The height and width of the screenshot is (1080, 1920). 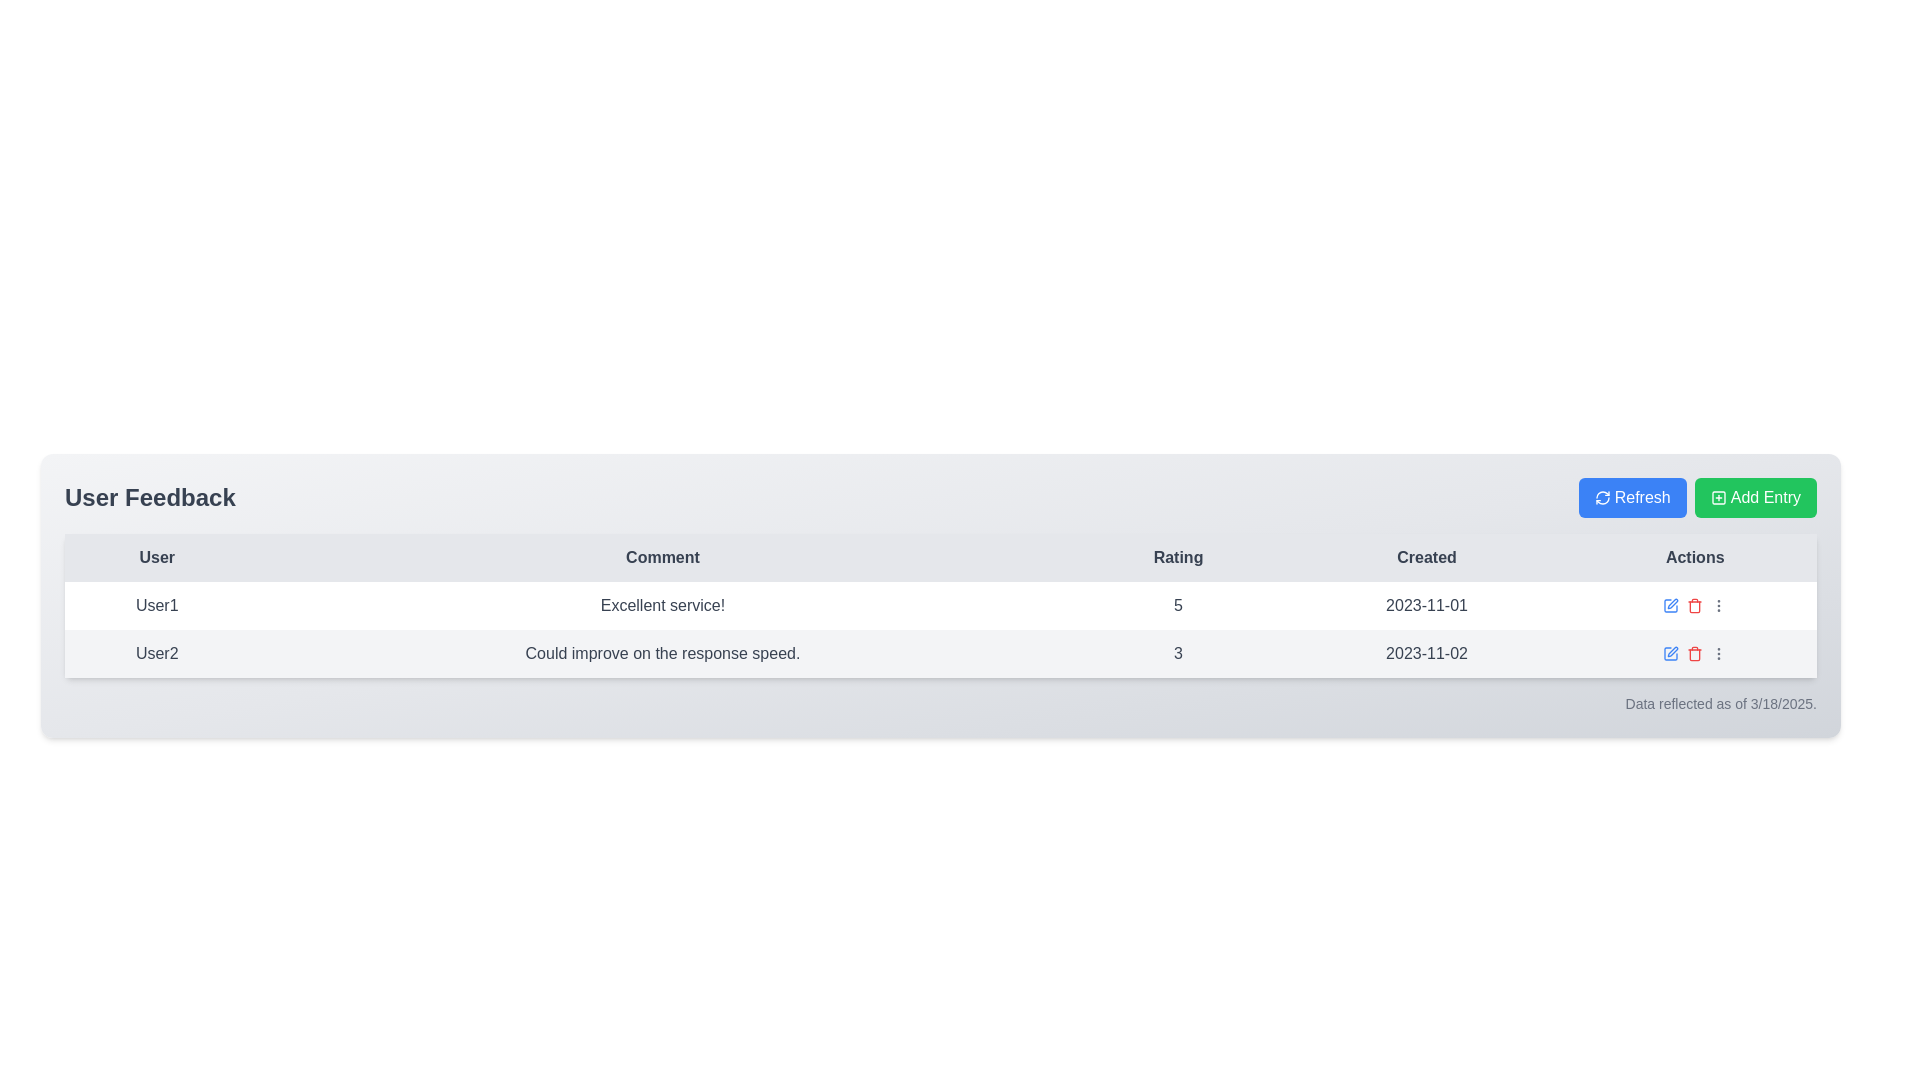 What do you see at coordinates (662, 654) in the screenshot?
I see `the Text label displaying 'Could improve on the response speed.' which is located in the second row of the table under the 'Comment' column` at bounding box center [662, 654].